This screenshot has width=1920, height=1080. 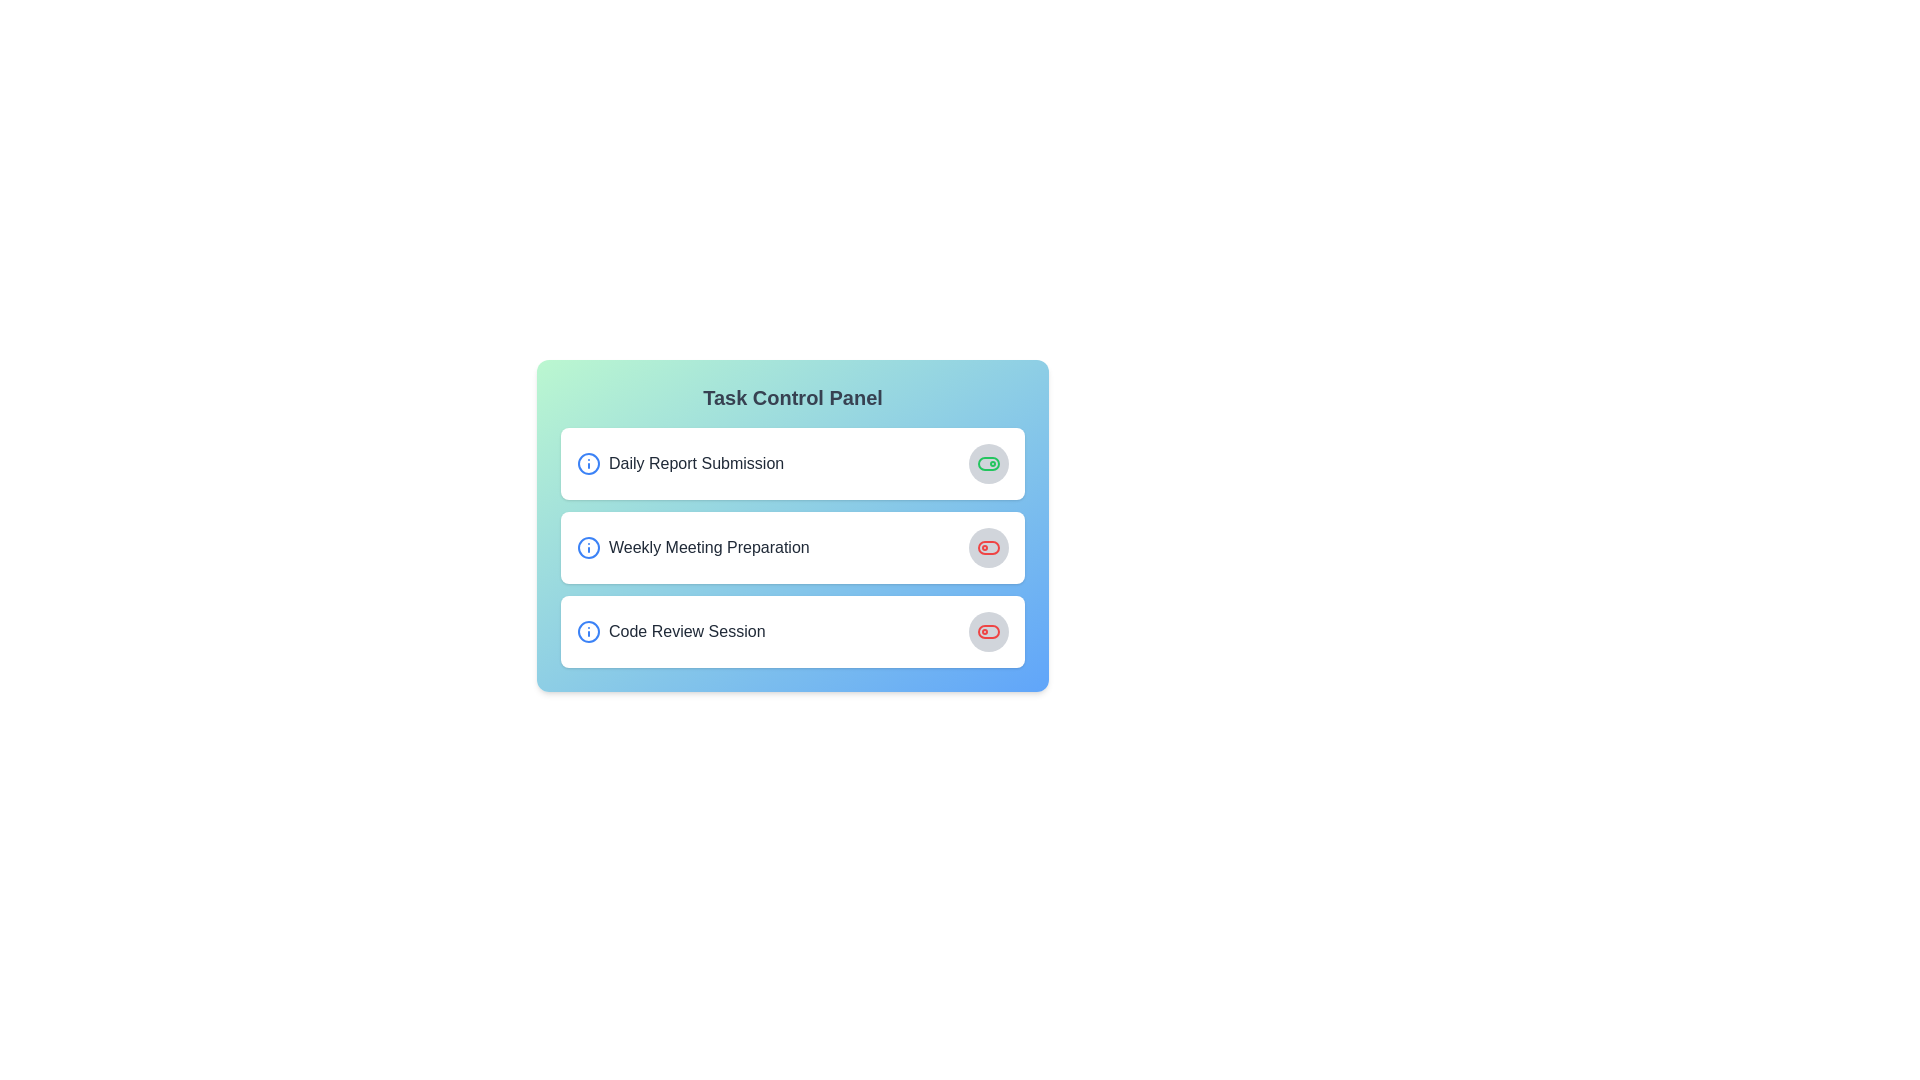 I want to click on the second task entry in the task manager panel, which is located between 'Daily Report Submission' and 'Code Review Session', so click(x=791, y=547).